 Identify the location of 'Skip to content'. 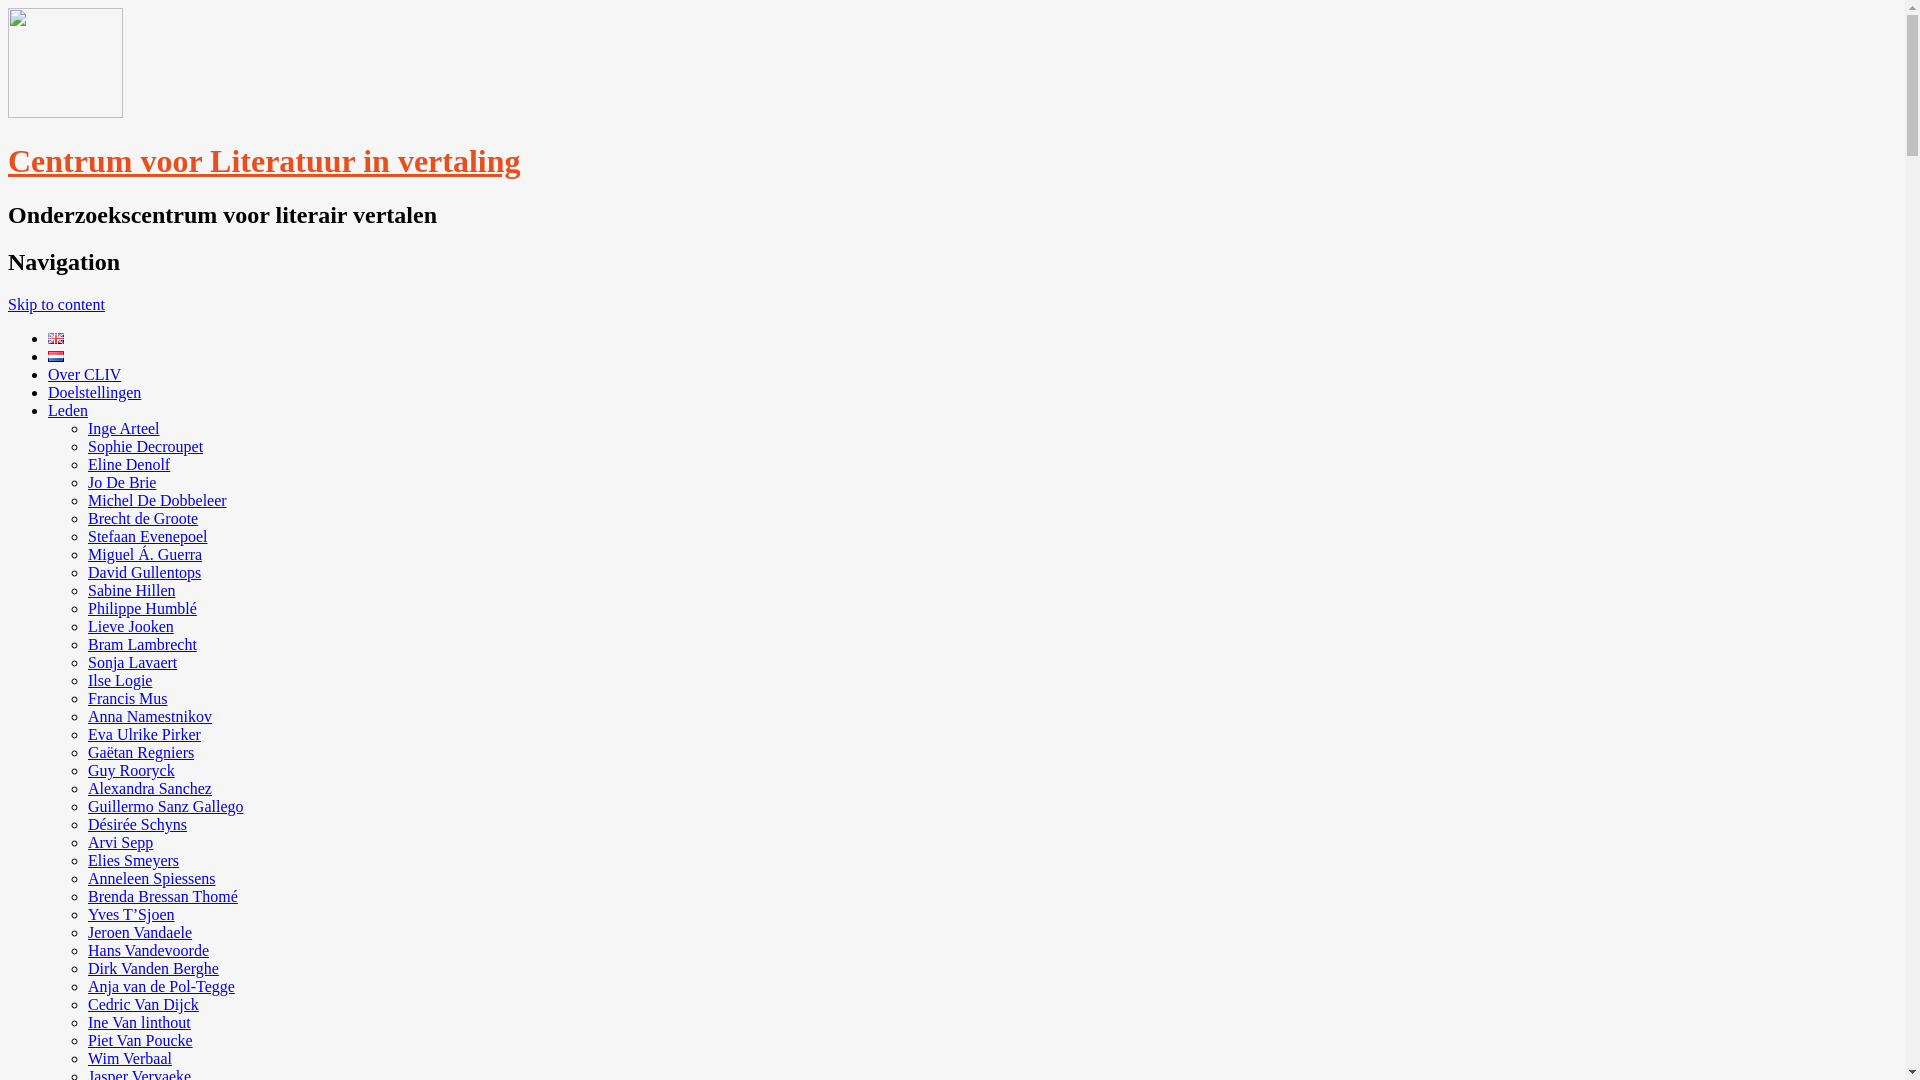
(56, 304).